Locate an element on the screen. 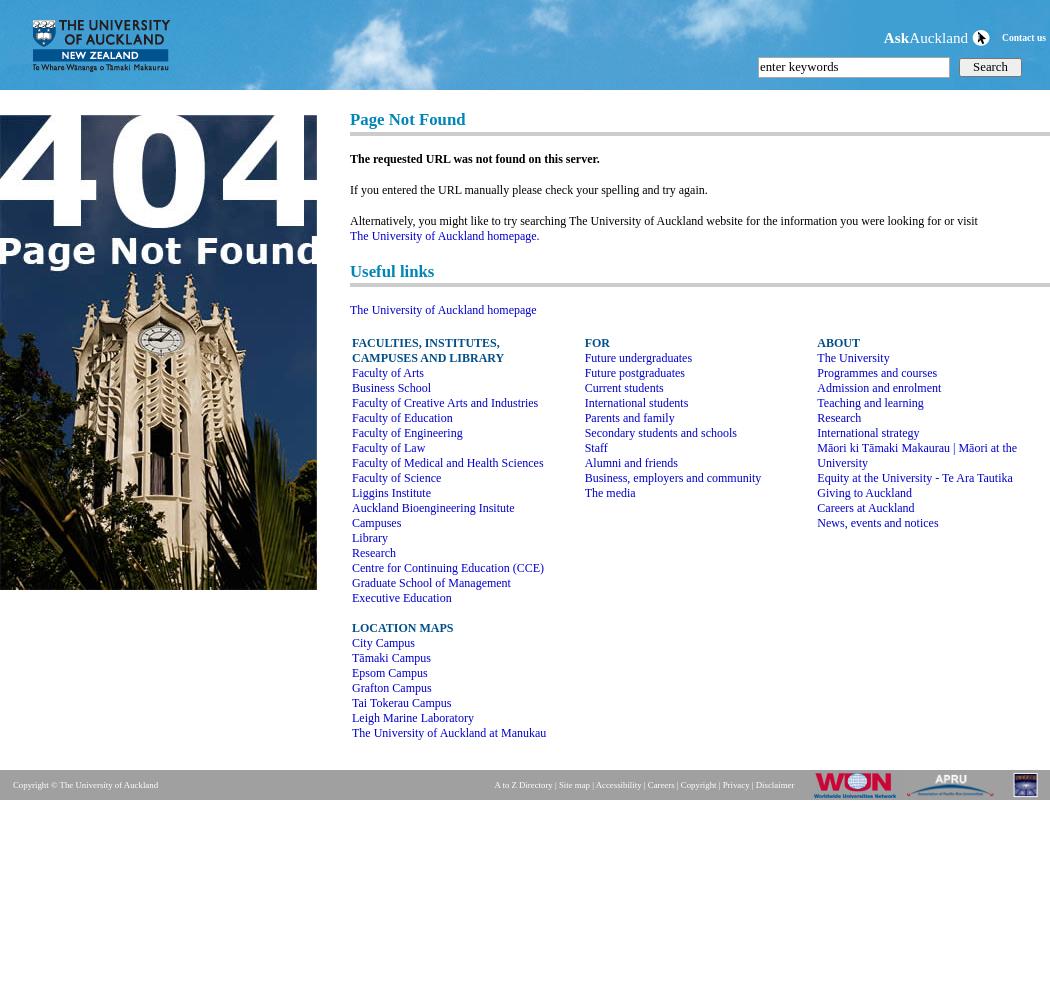 This screenshot has height=1000, width=1050. 'A to Z Directory' is located at coordinates (522, 785).